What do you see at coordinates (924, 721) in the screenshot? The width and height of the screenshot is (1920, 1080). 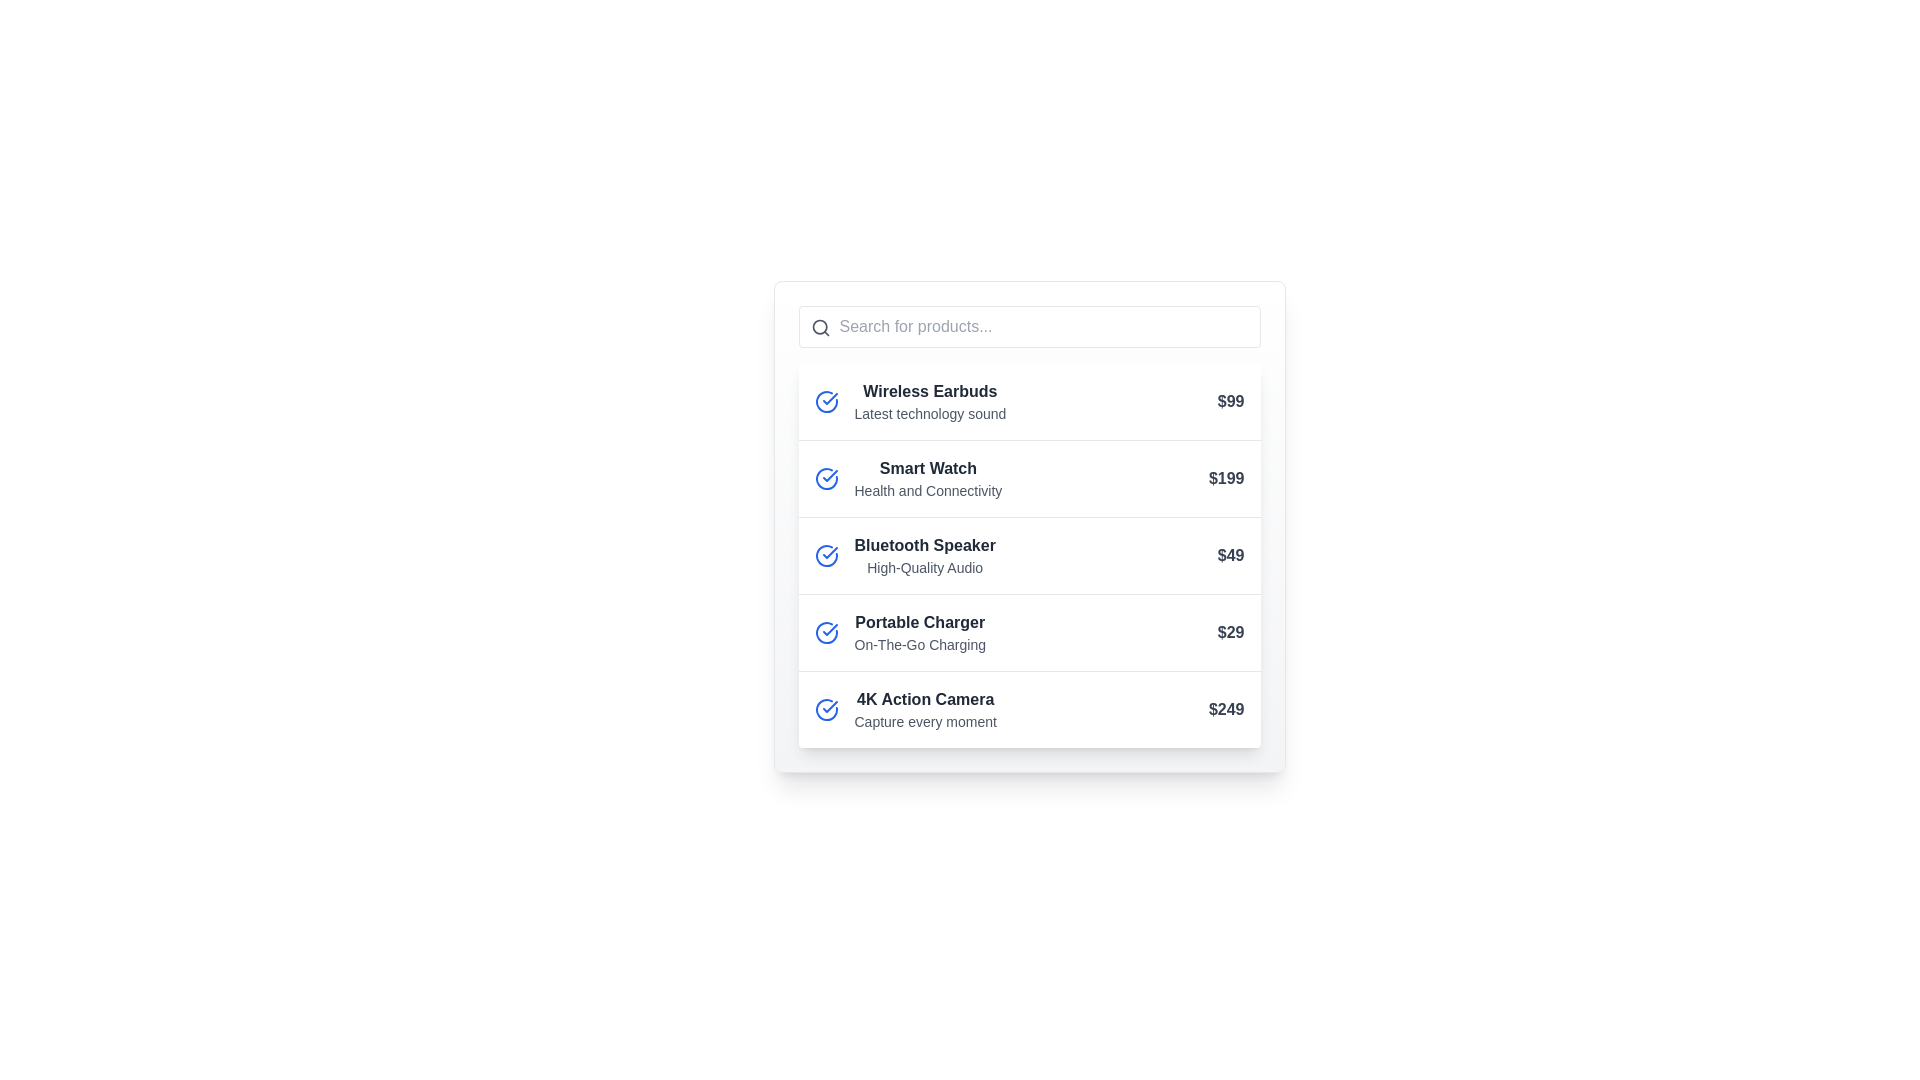 I see `the Text Label providing additional descriptive information for the product title '4K Action Camera', positioned below and aligned to the left of it` at bounding box center [924, 721].